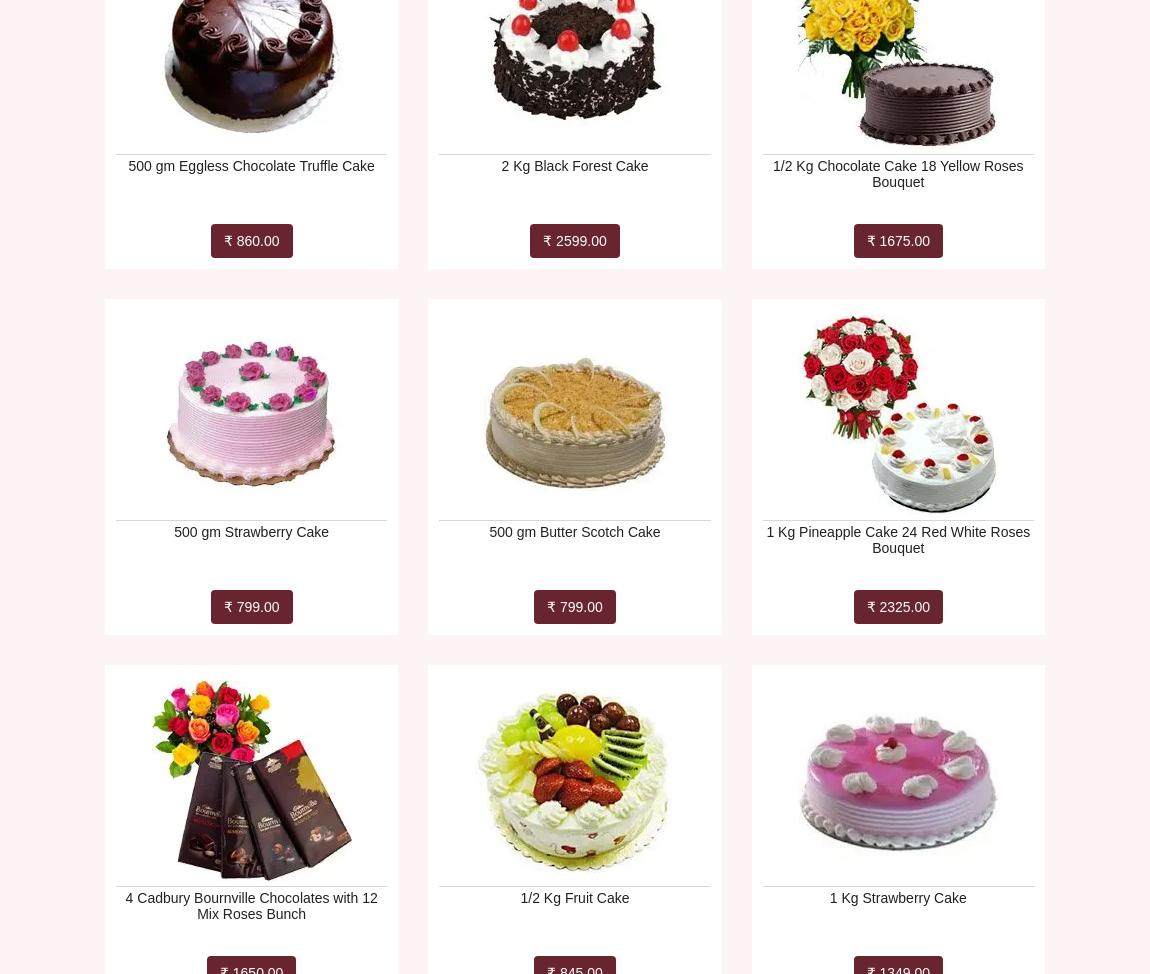 Image resolution: width=1150 pixels, height=974 pixels. Describe the element at coordinates (250, 165) in the screenshot. I see `'500 gm Eggless Chocolate Truffle Cake'` at that location.